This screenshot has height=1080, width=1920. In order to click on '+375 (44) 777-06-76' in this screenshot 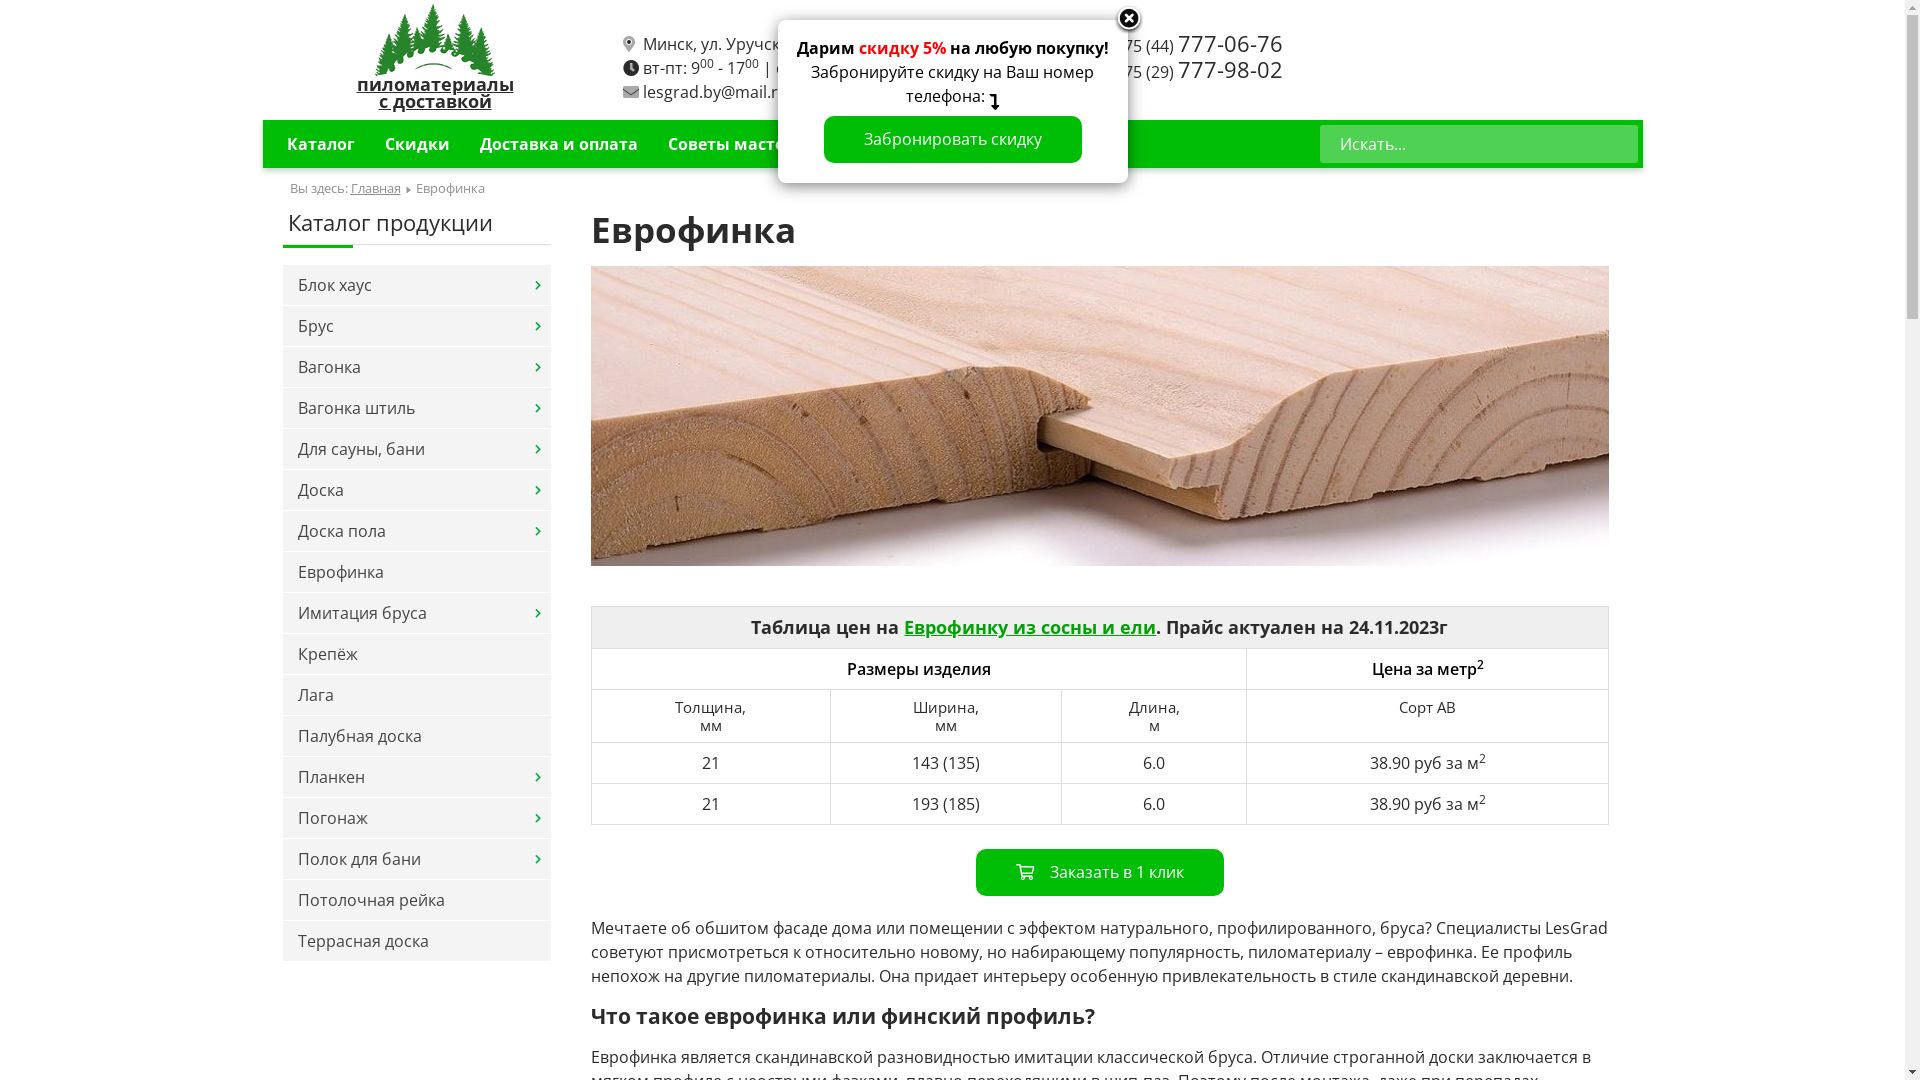, I will do `click(1194, 45)`.